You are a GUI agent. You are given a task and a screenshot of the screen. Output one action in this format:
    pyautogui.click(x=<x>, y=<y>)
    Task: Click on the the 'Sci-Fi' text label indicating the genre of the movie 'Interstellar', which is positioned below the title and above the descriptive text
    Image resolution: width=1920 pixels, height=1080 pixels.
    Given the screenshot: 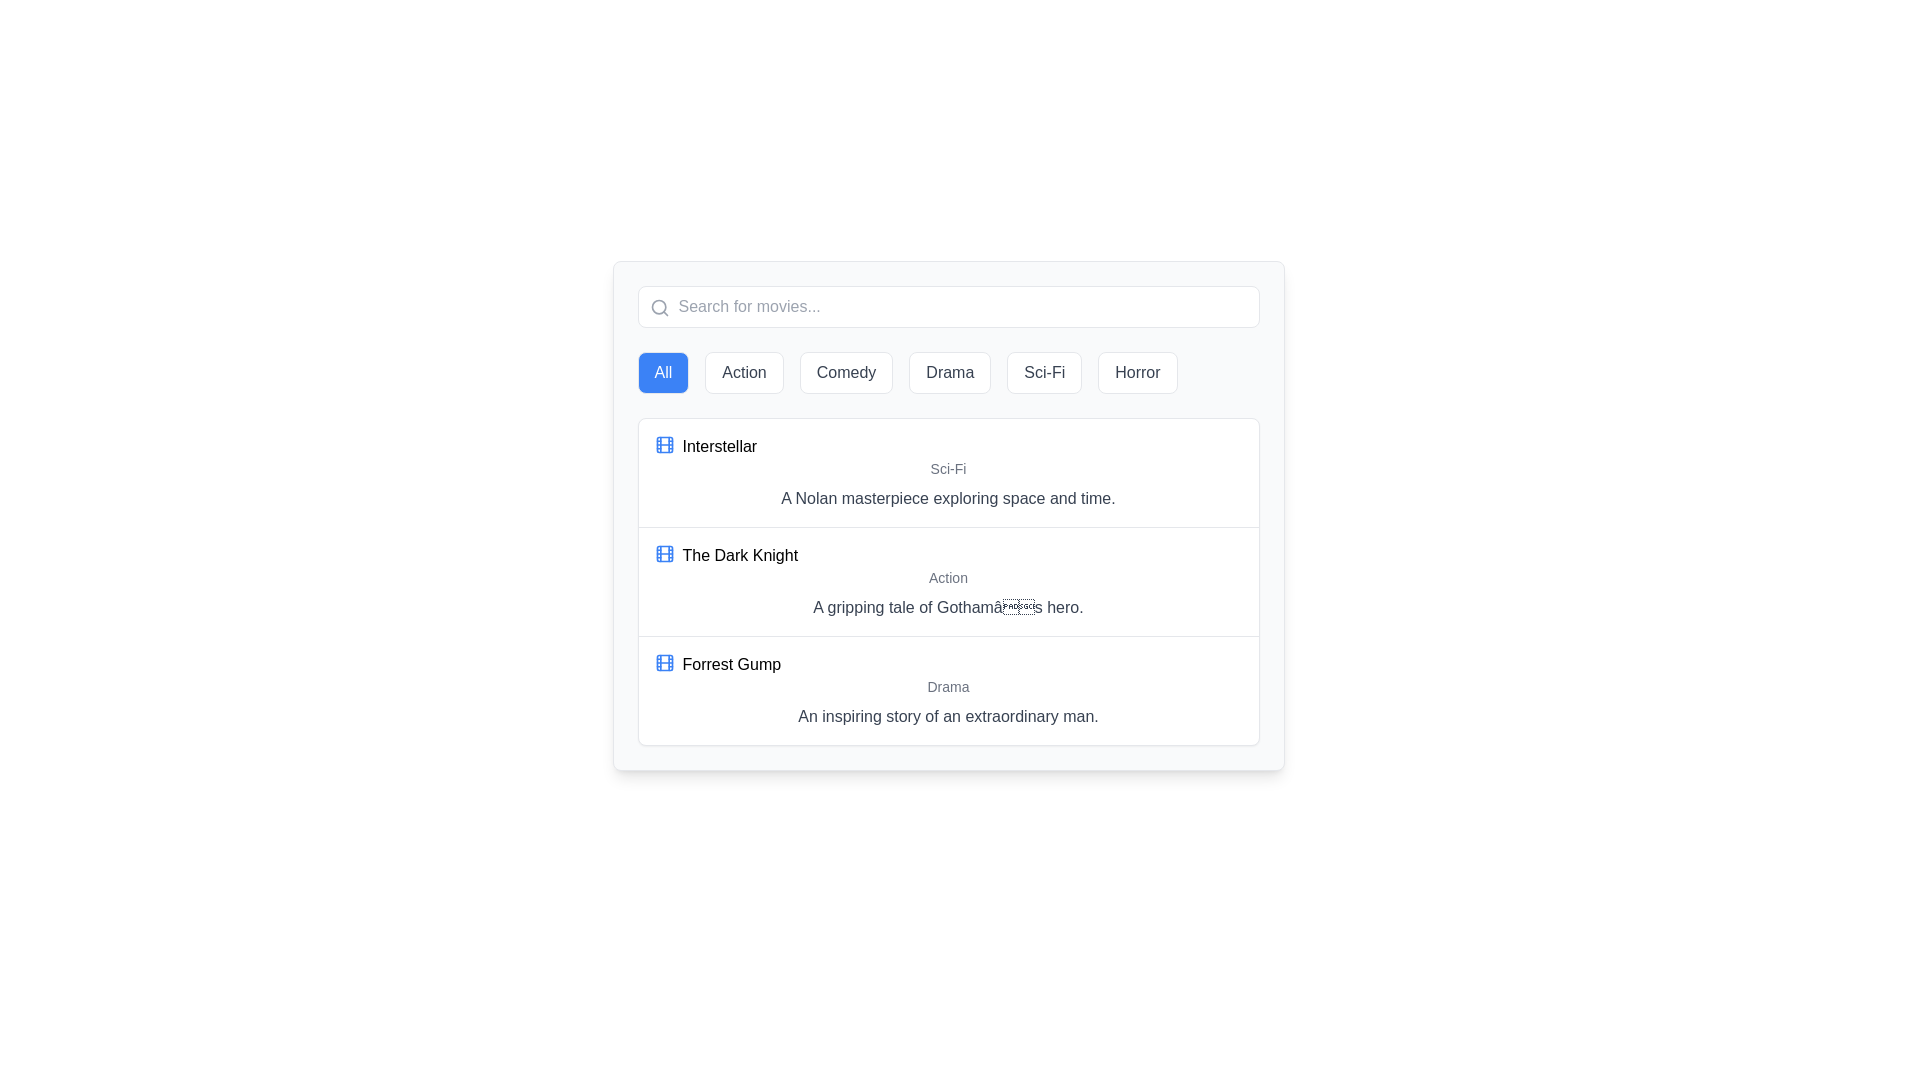 What is the action you would take?
    pyautogui.click(x=947, y=469)
    